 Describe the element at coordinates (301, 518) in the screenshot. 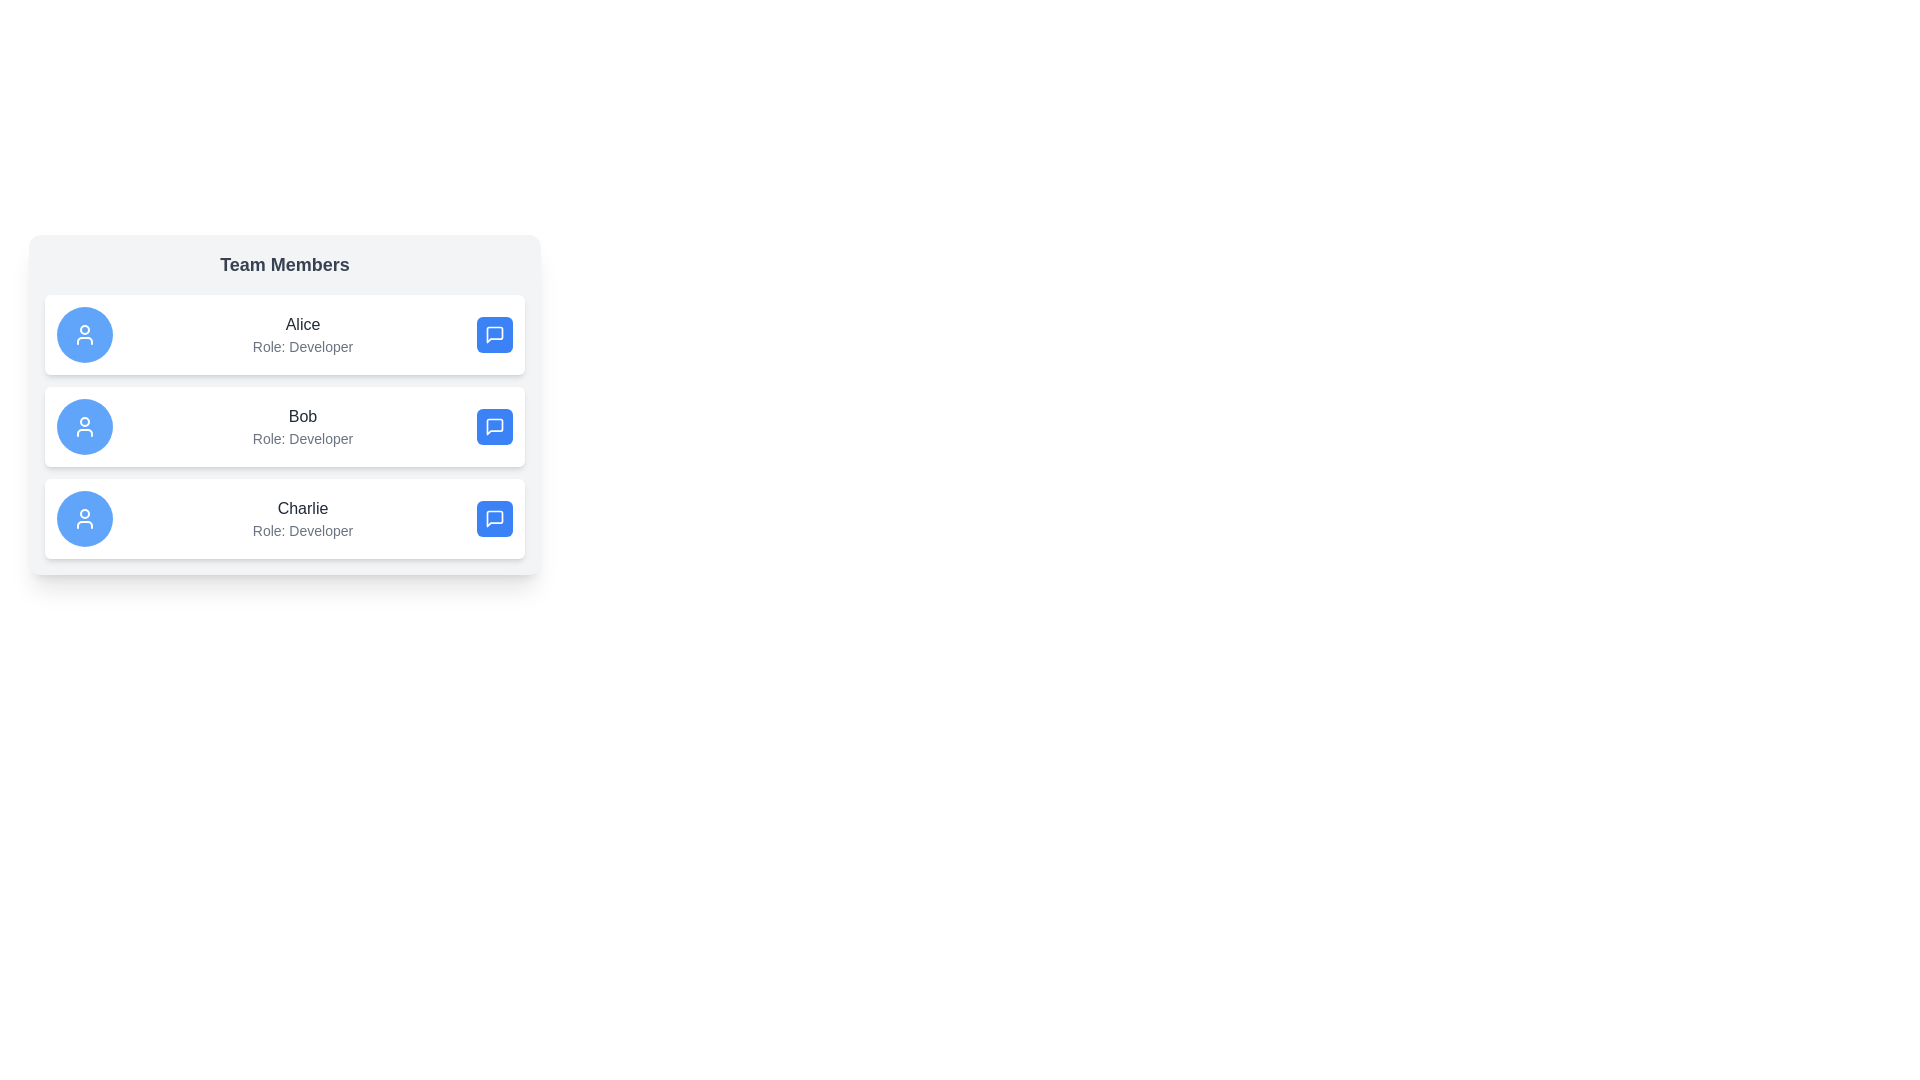

I see `the Label displaying the name 'Charlie' and the role 'Developer' in the third row of the 'Team Members' list` at that location.